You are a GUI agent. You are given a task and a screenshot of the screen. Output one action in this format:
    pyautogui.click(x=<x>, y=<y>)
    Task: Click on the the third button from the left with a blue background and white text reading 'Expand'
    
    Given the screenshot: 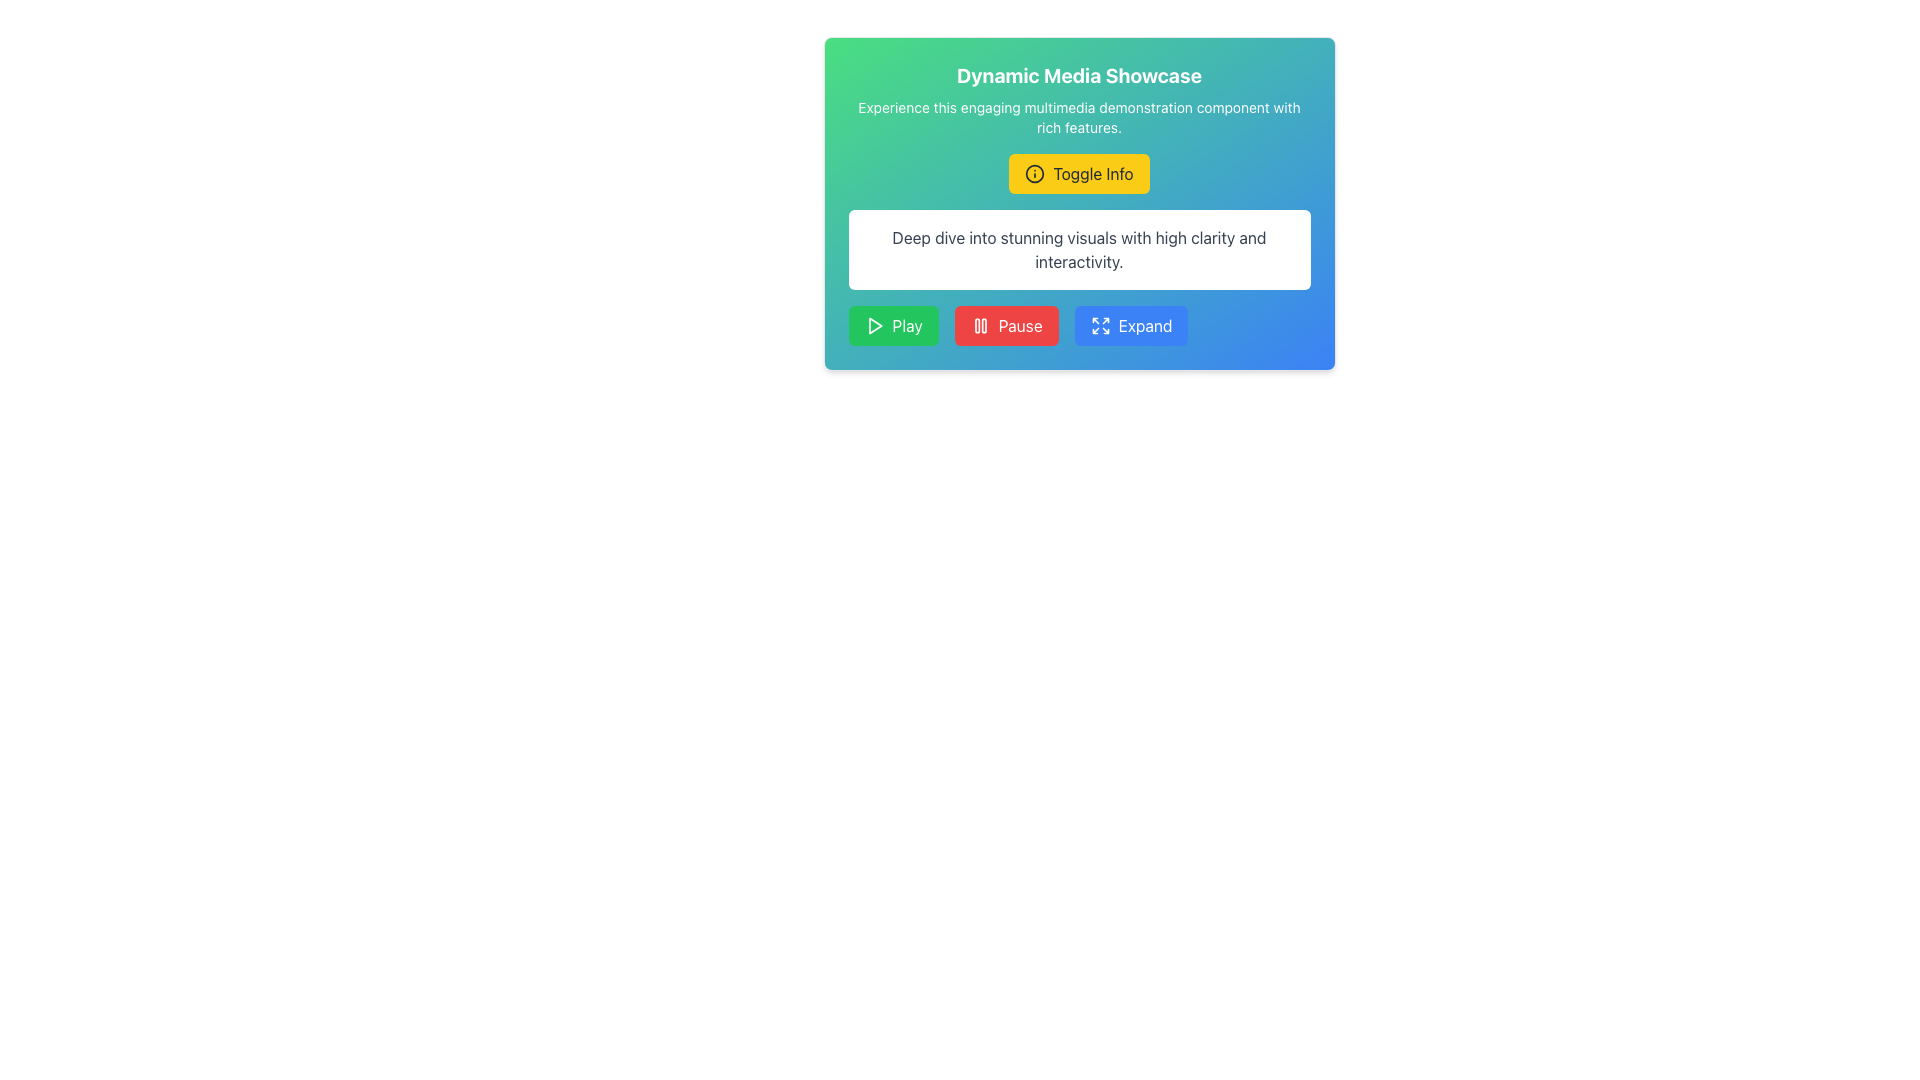 What is the action you would take?
    pyautogui.click(x=1131, y=325)
    